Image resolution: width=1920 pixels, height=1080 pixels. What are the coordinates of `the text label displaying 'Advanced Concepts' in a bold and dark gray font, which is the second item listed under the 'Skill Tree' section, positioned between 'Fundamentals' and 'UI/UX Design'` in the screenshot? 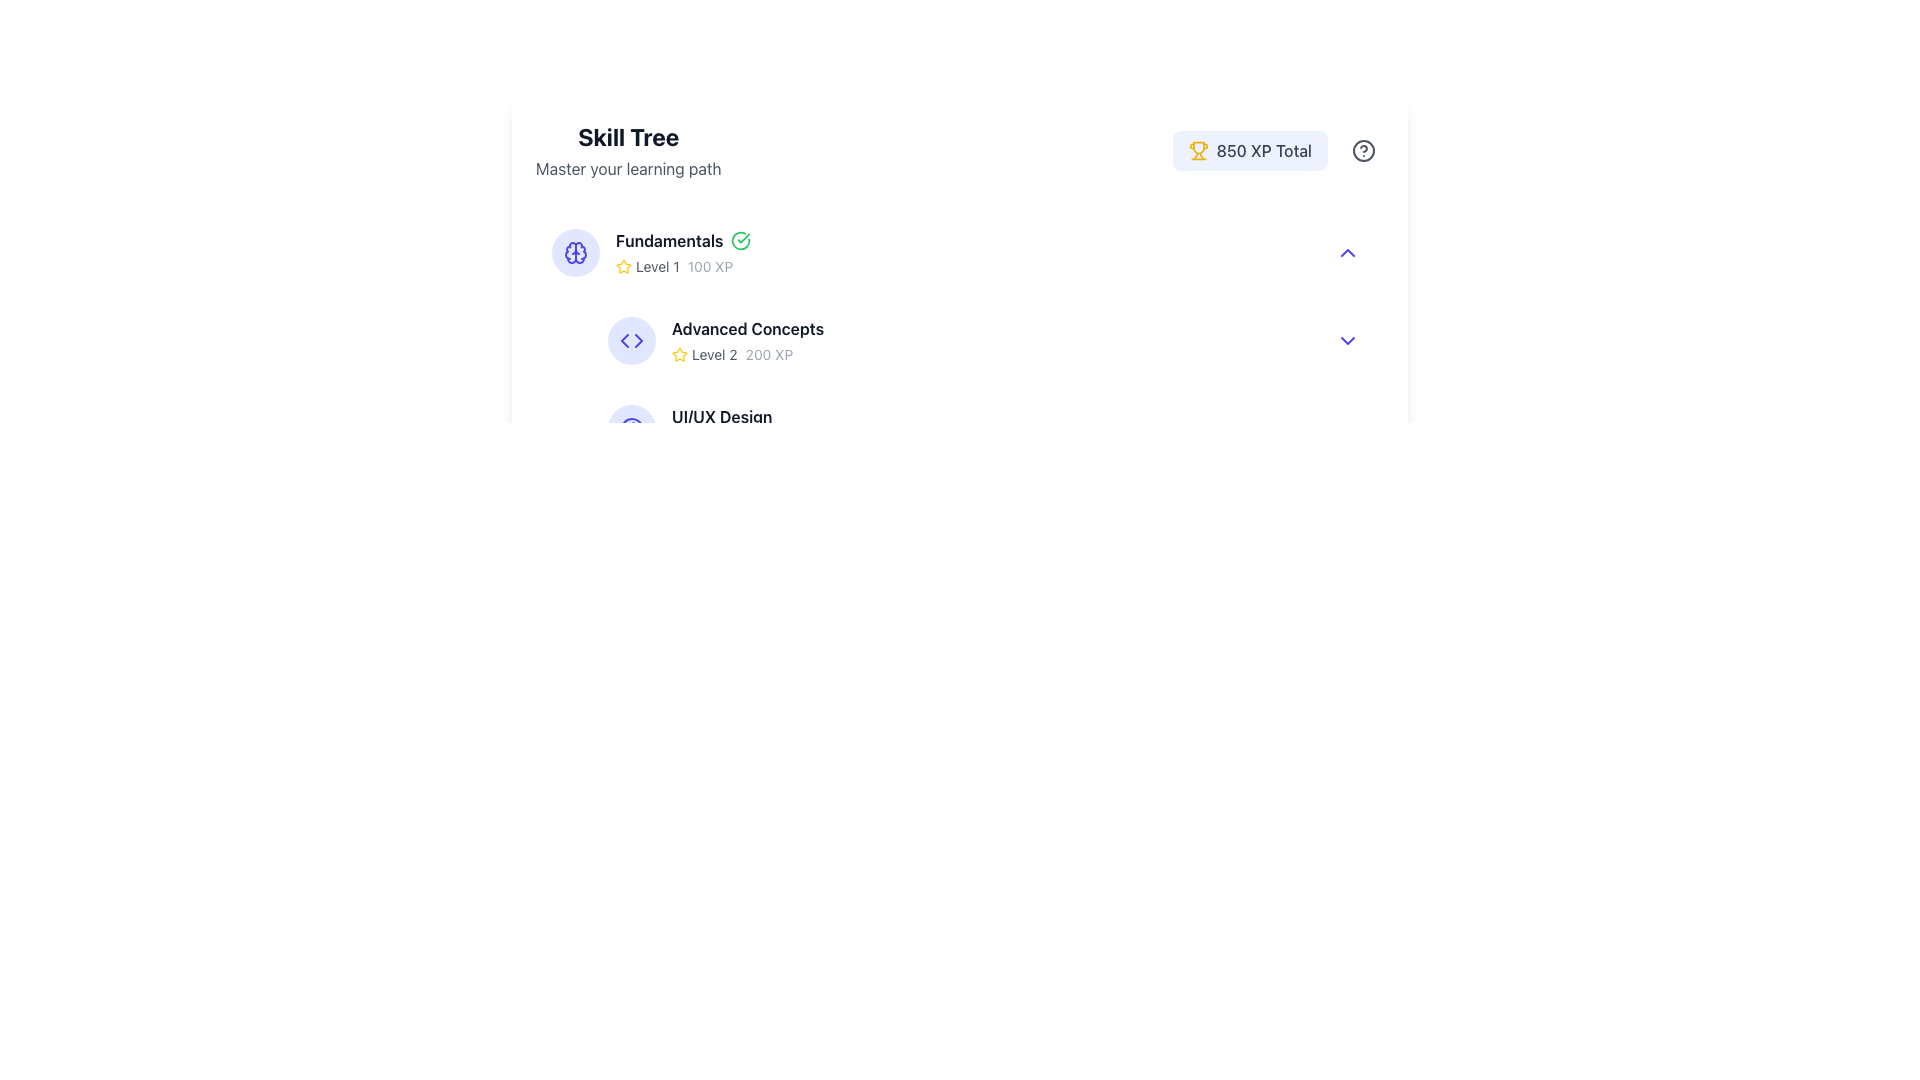 It's located at (747, 327).